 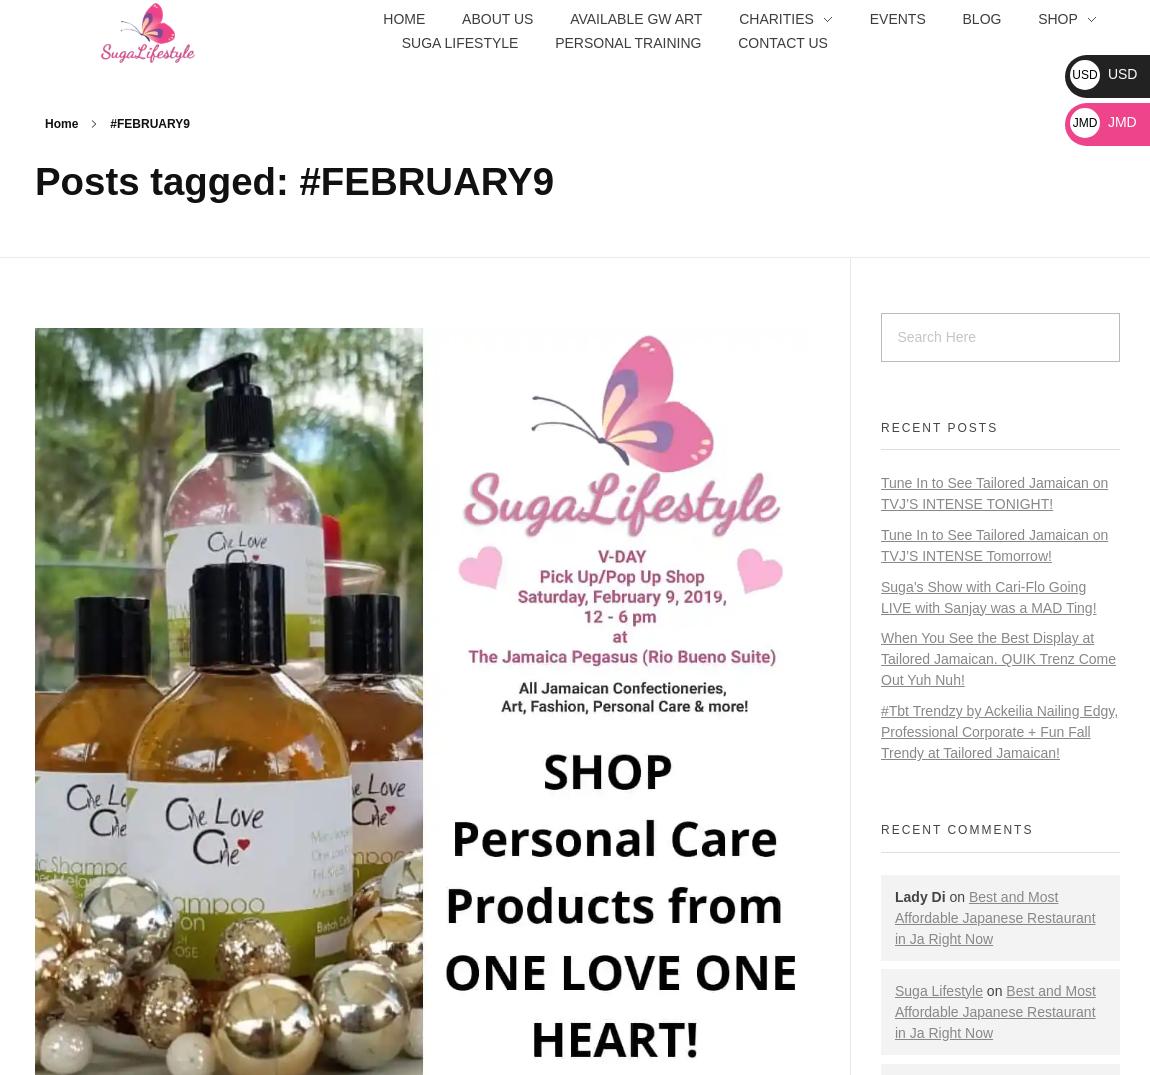 What do you see at coordinates (627, 41) in the screenshot?
I see `'Personal Training'` at bounding box center [627, 41].